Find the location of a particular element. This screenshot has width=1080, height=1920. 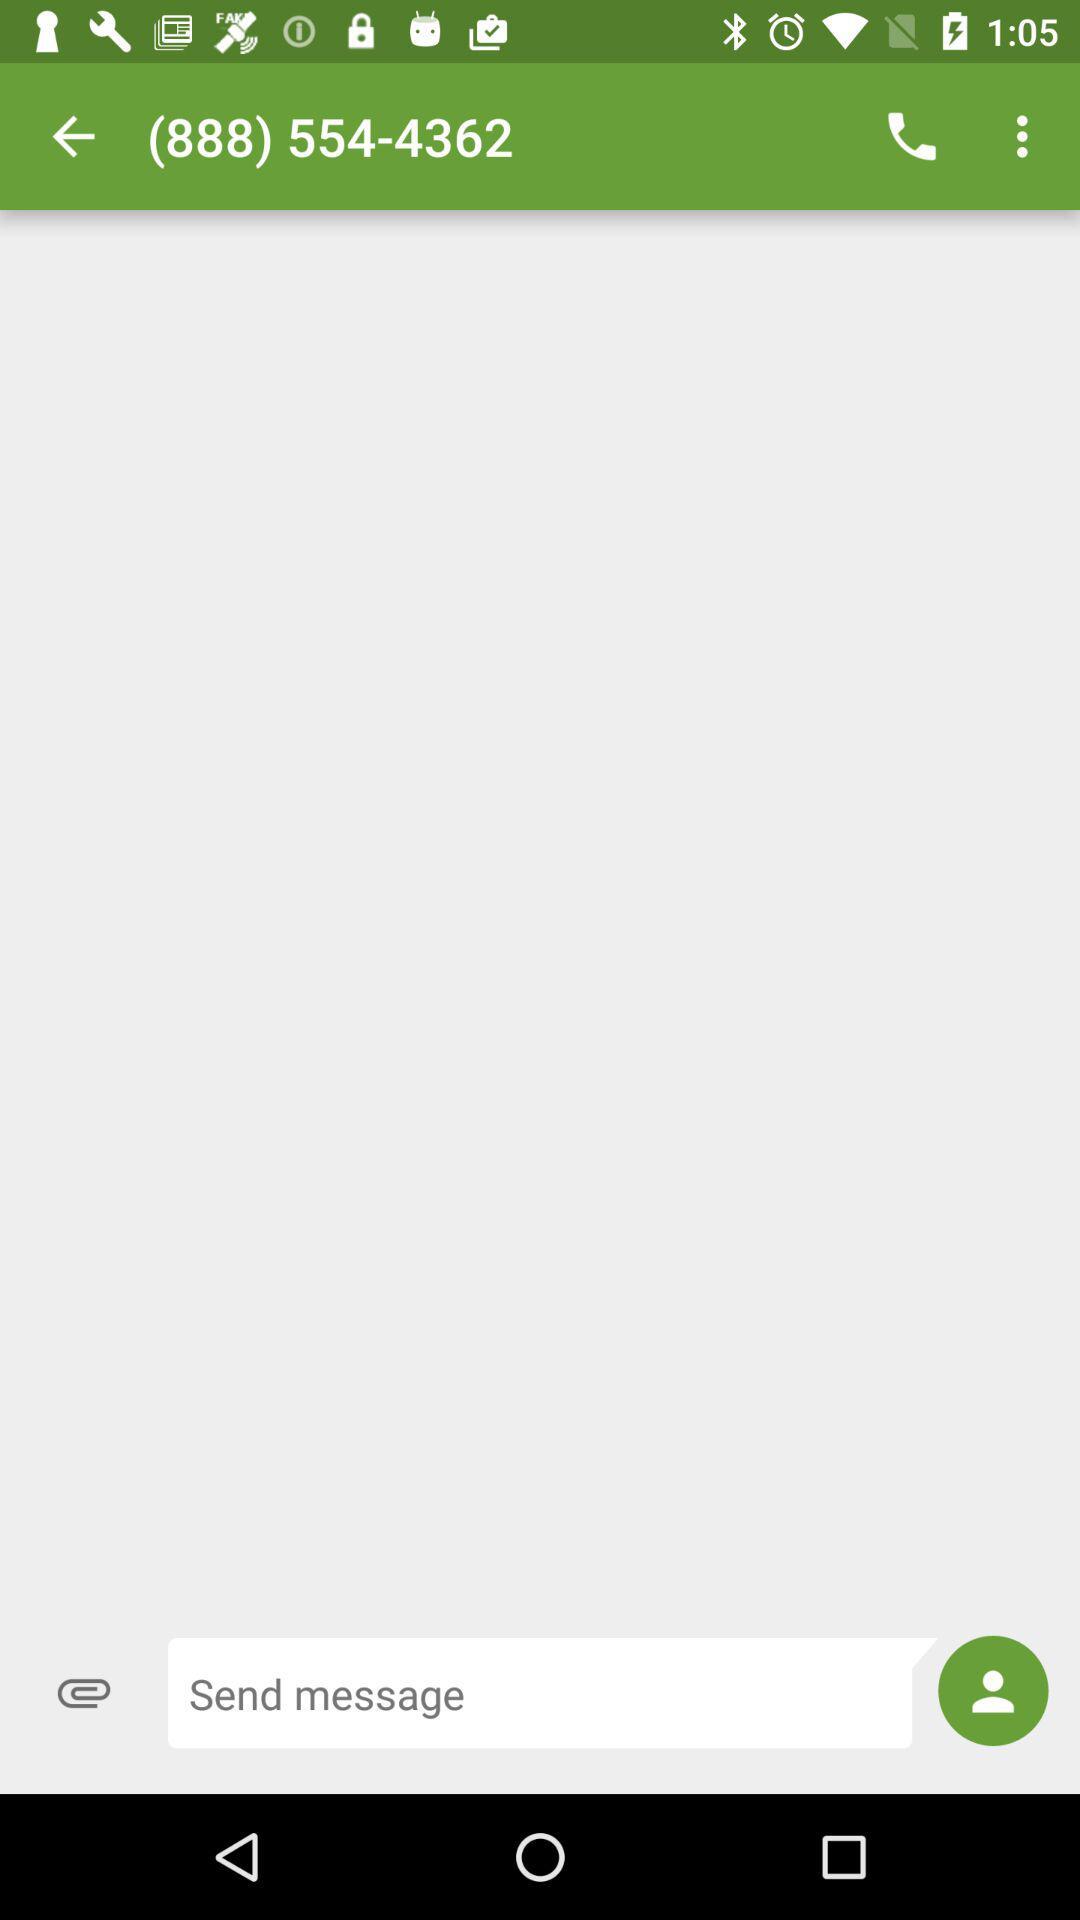

icon at the top left corner is located at coordinates (72, 135).